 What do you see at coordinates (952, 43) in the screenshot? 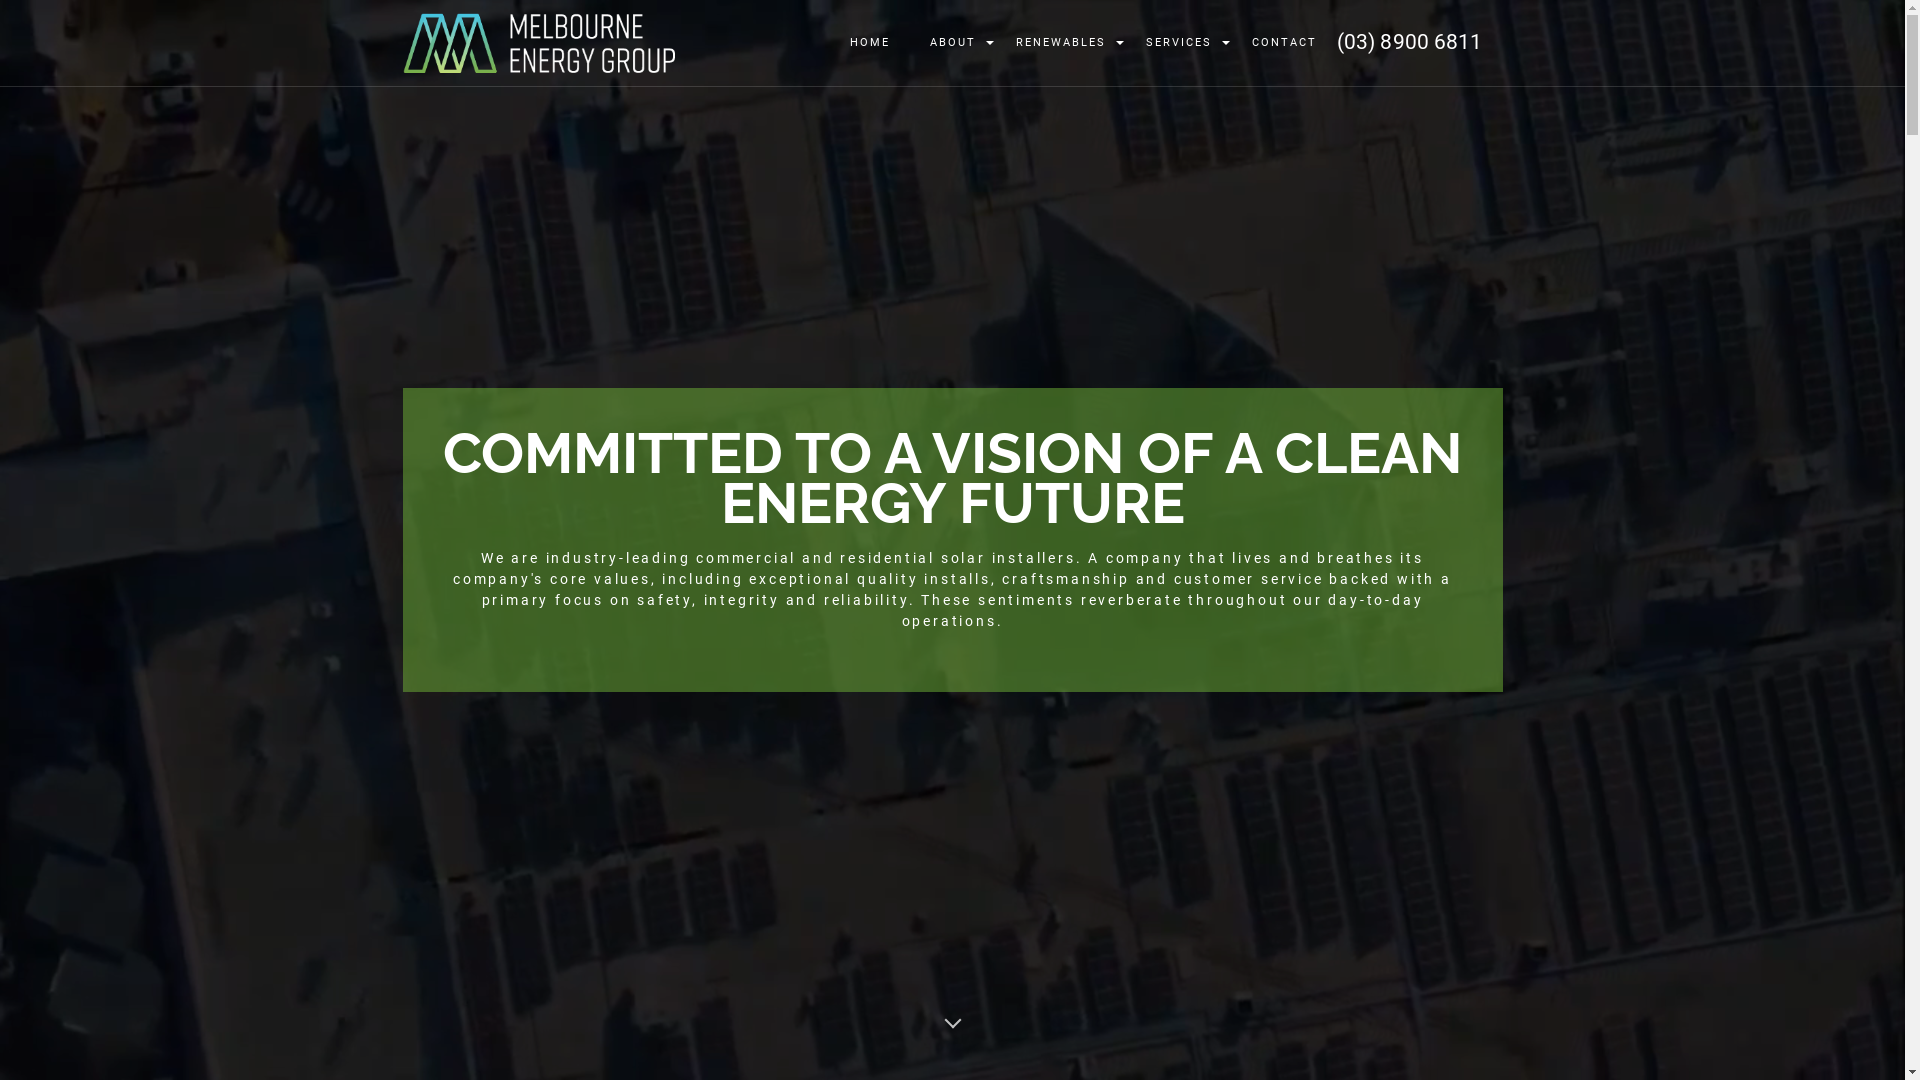
I see `'ABOUT'` at bounding box center [952, 43].